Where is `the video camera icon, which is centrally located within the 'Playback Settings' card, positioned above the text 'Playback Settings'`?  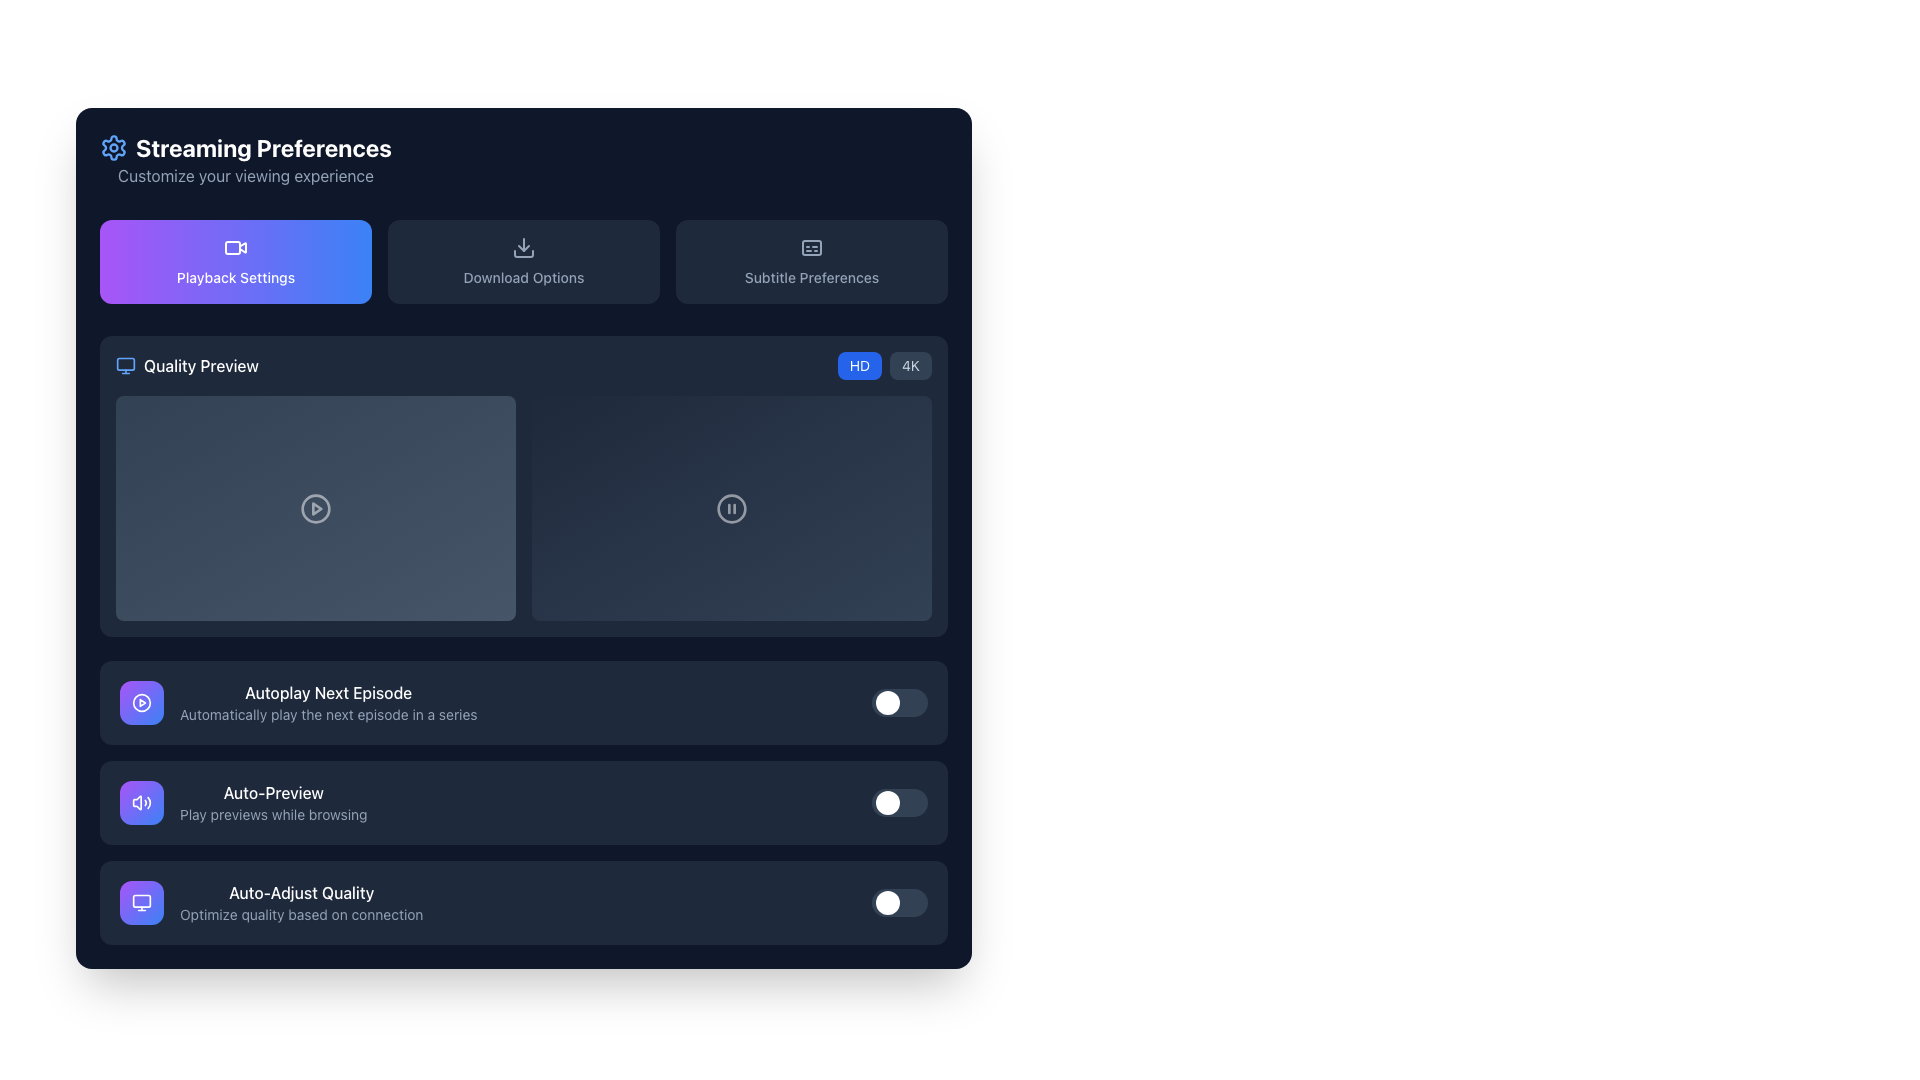 the video camera icon, which is centrally located within the 'Playback Settings' card, positioned above the text 'Playback Settings' is located at coordinates (235, 246).